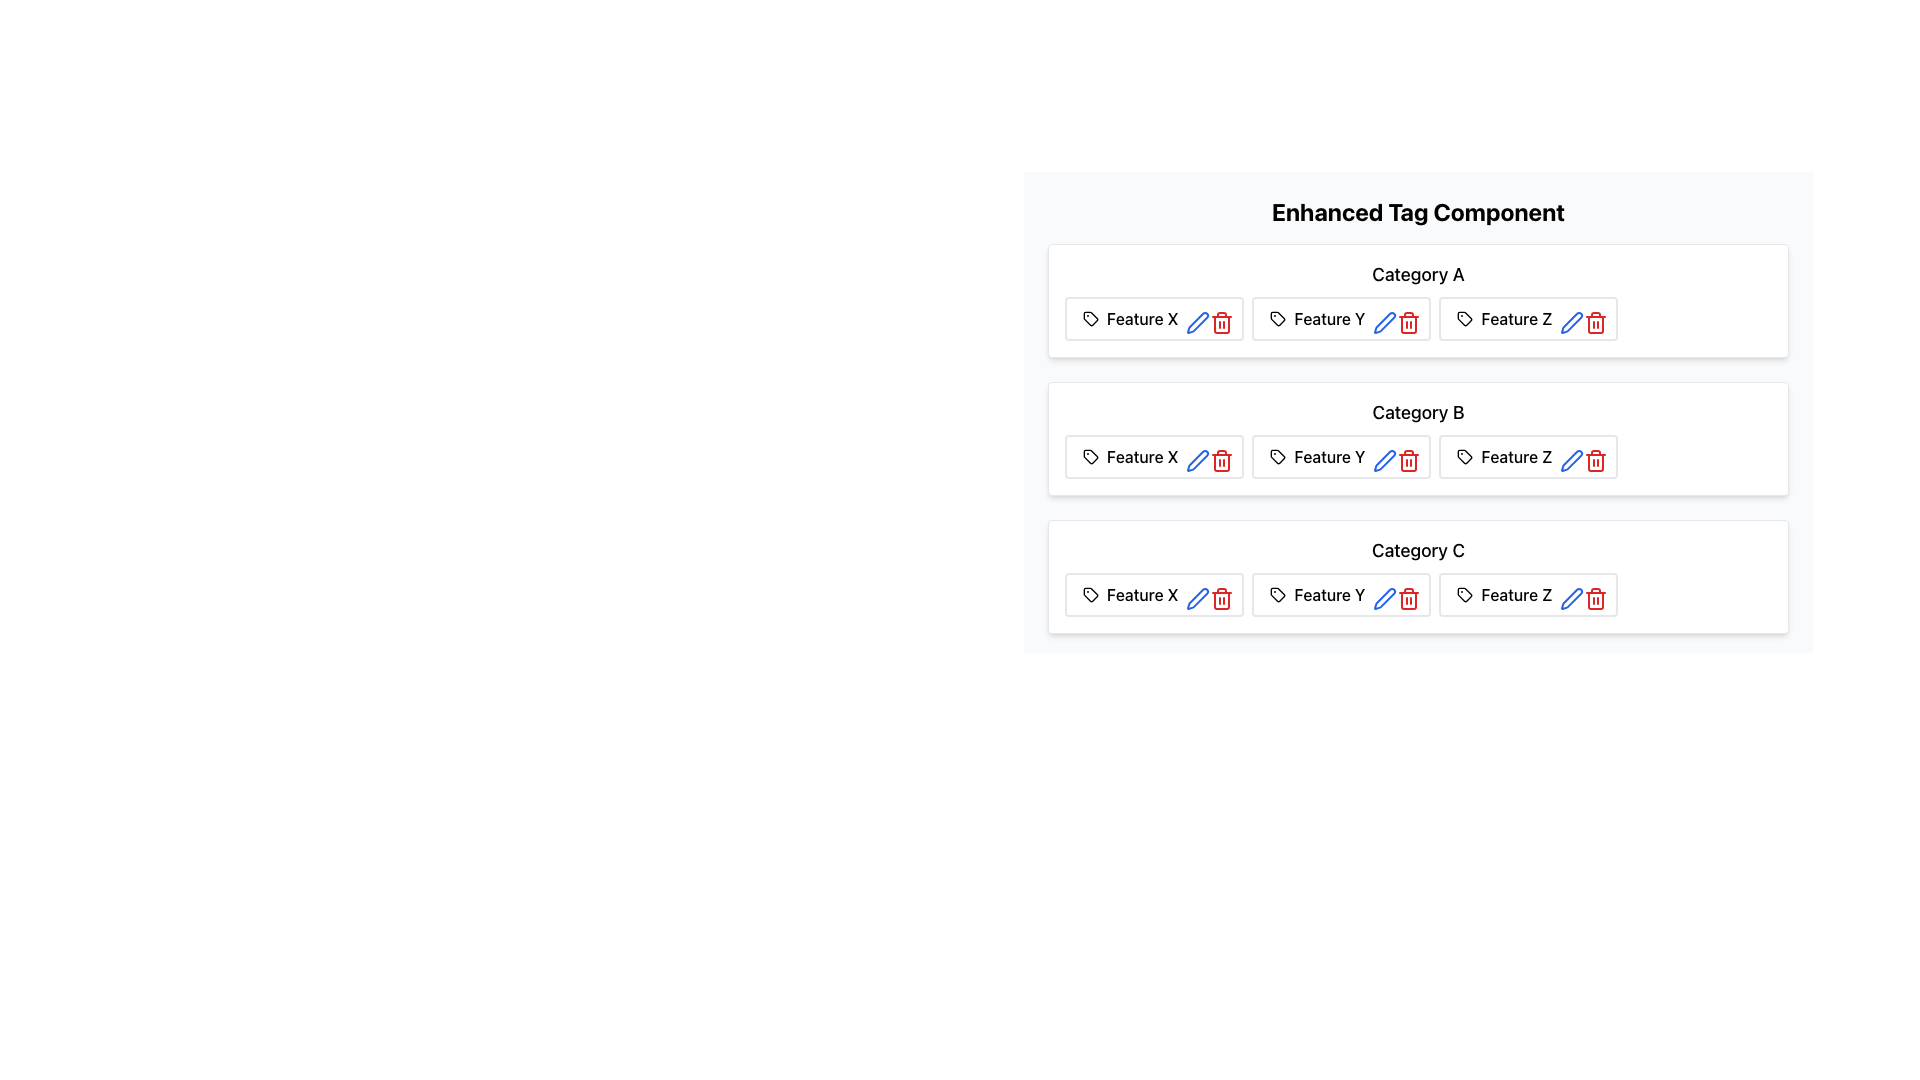  What do you see at coordinates (1142, 456) in the screenshot?
I see `the text label identifying the feature in the 'Category B' section, which is the first label of the row containing a tag icon and additional controls` at bounding box center [1142, 456].